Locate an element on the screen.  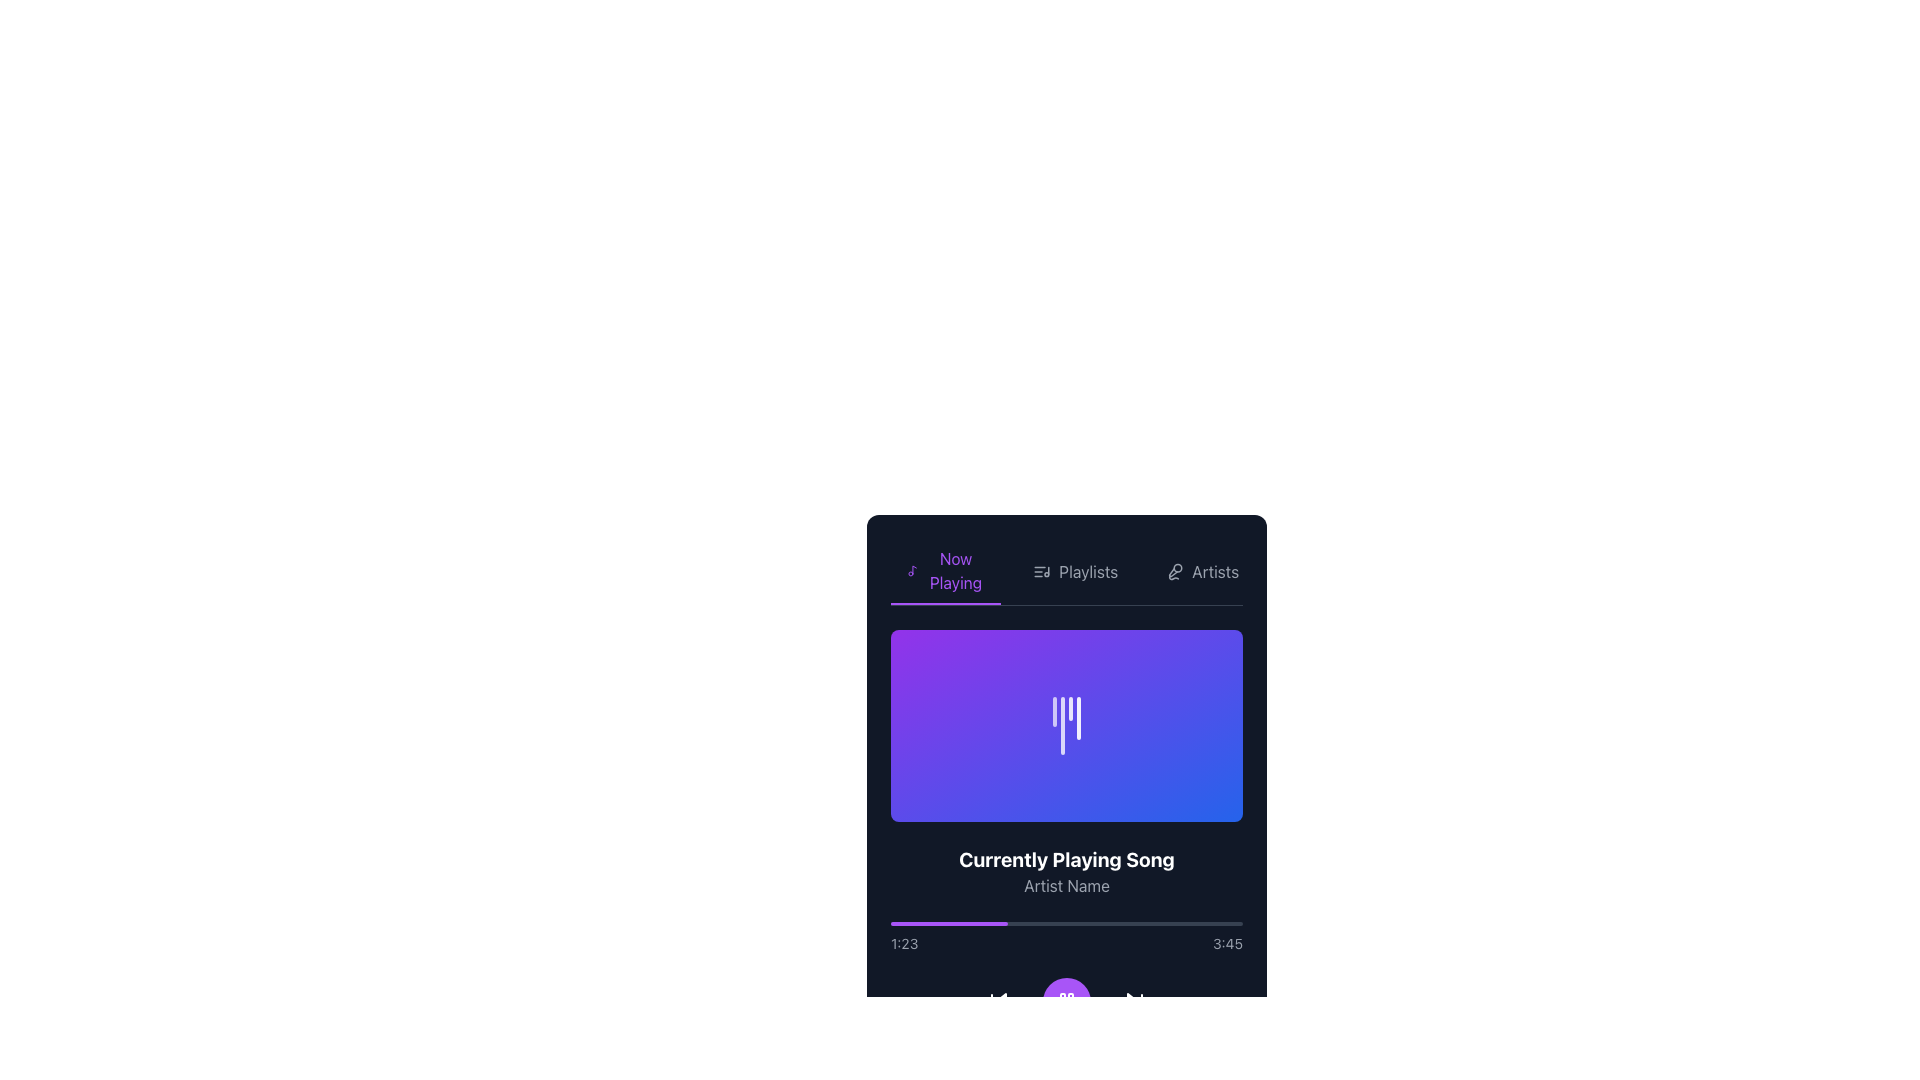
the musical list icon located within the 'Playlists' button at the center of the navigation bar is located at coordinates (1041, 571).